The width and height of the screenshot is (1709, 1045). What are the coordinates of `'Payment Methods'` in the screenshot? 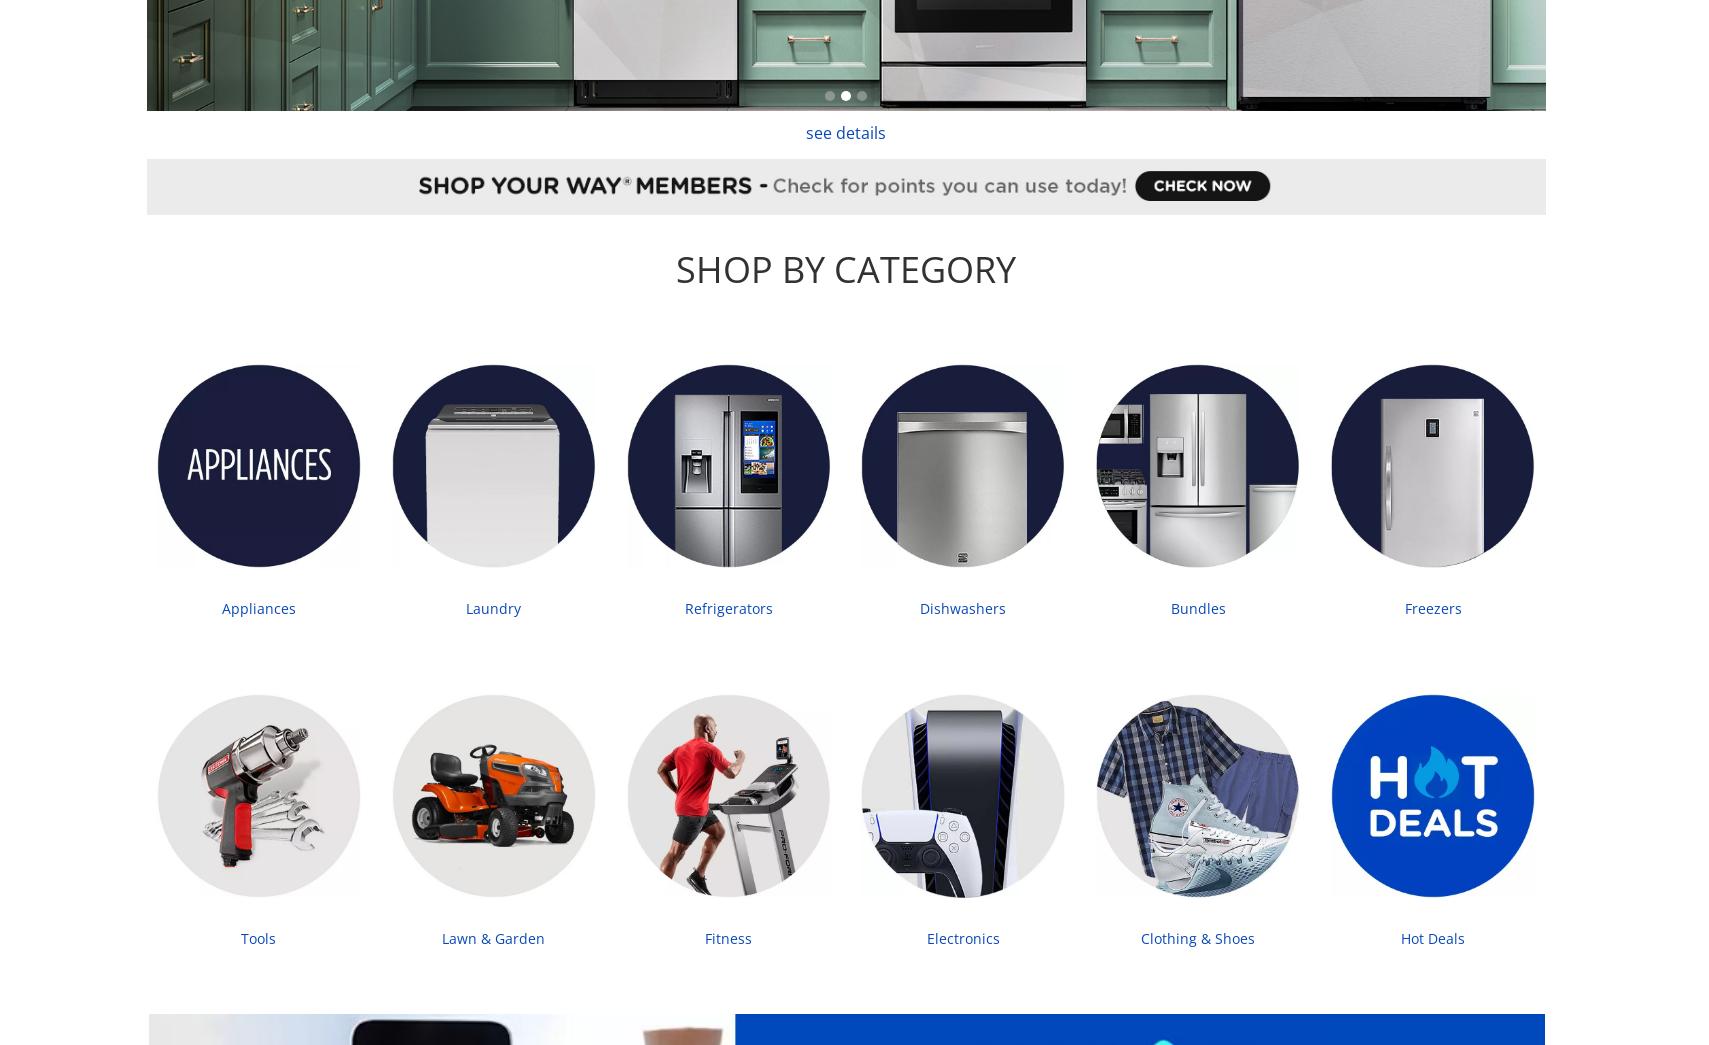 It's located at (1294, 697).